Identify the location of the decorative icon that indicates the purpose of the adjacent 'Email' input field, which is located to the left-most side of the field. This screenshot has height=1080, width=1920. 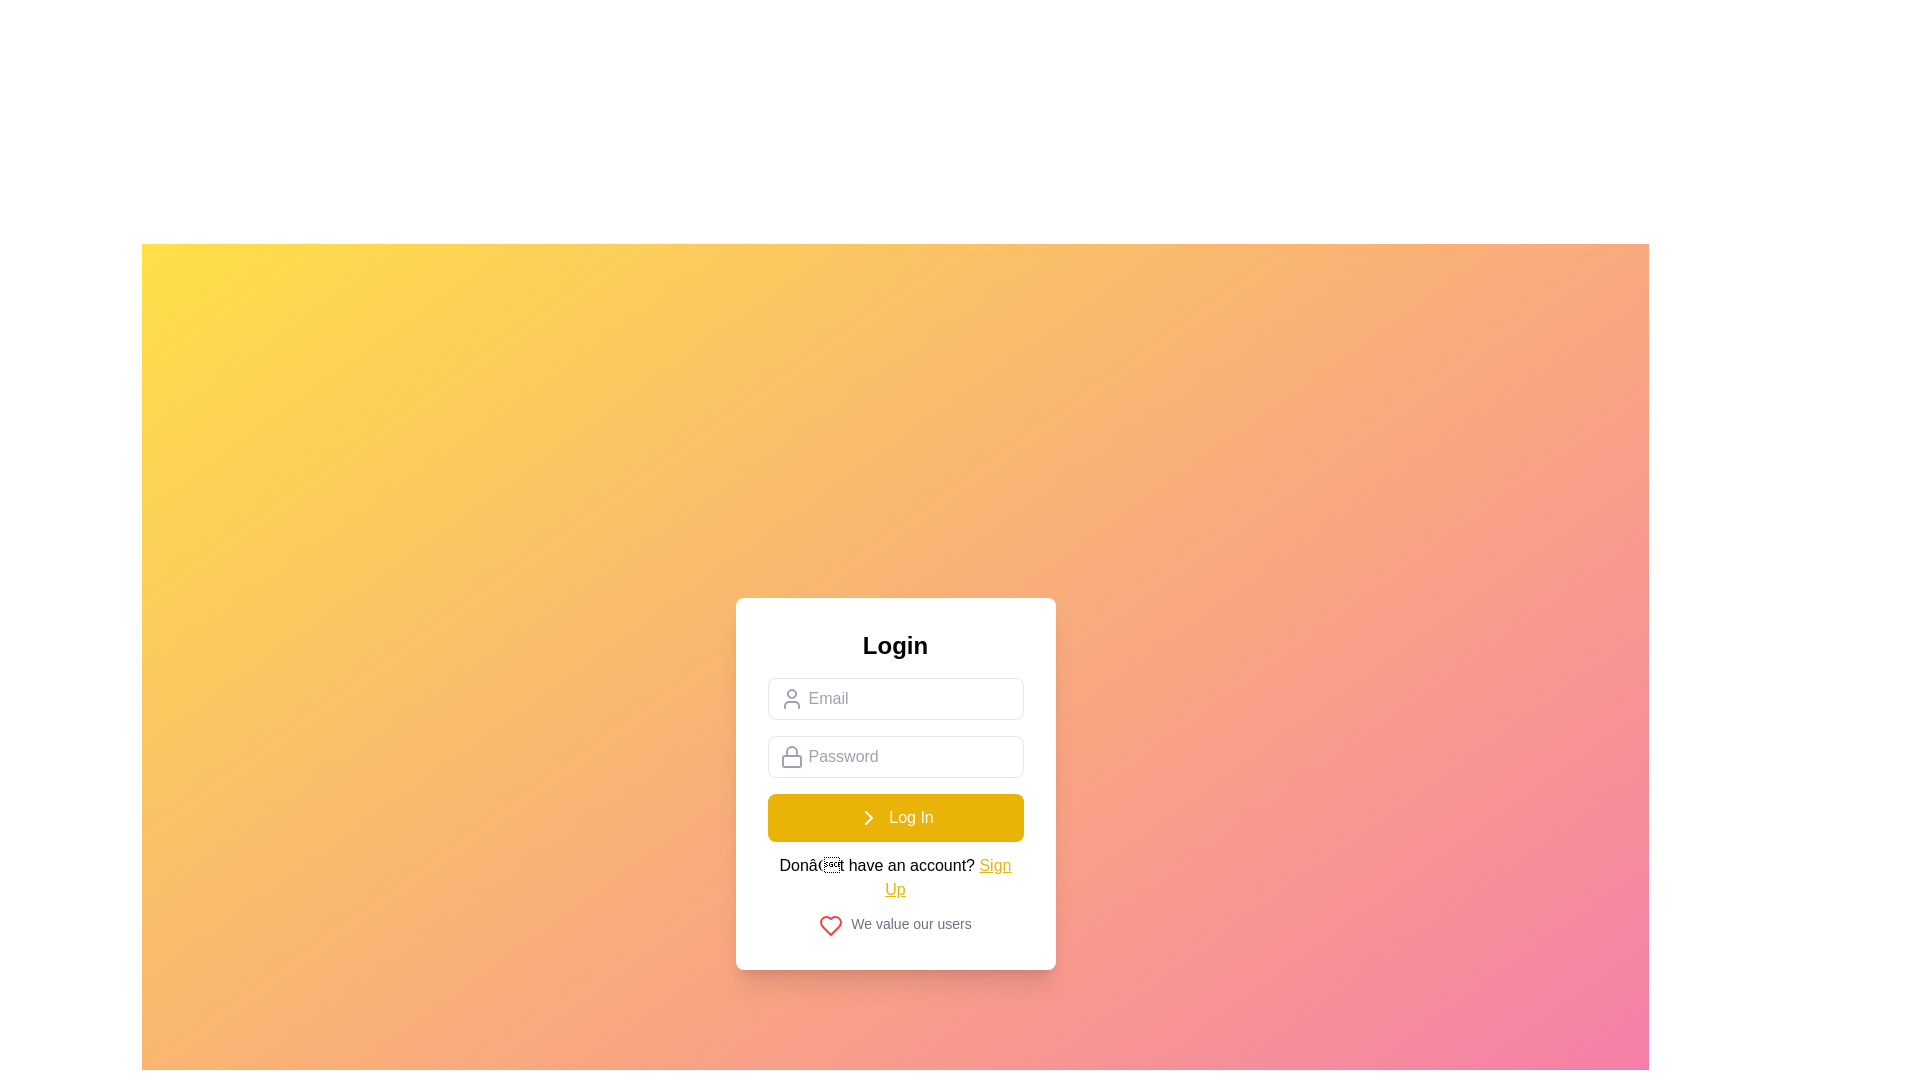
(790, 697).